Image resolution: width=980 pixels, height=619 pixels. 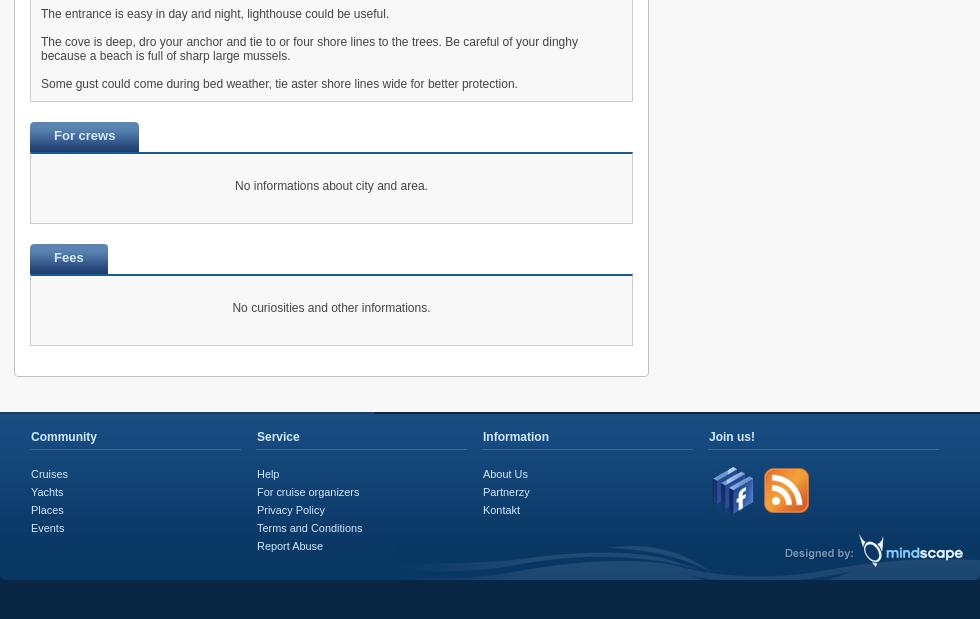 What do you see at coordinates (731, 436) in the screenshot?
I see `'Join us!'` at bounding box center [731, 436].